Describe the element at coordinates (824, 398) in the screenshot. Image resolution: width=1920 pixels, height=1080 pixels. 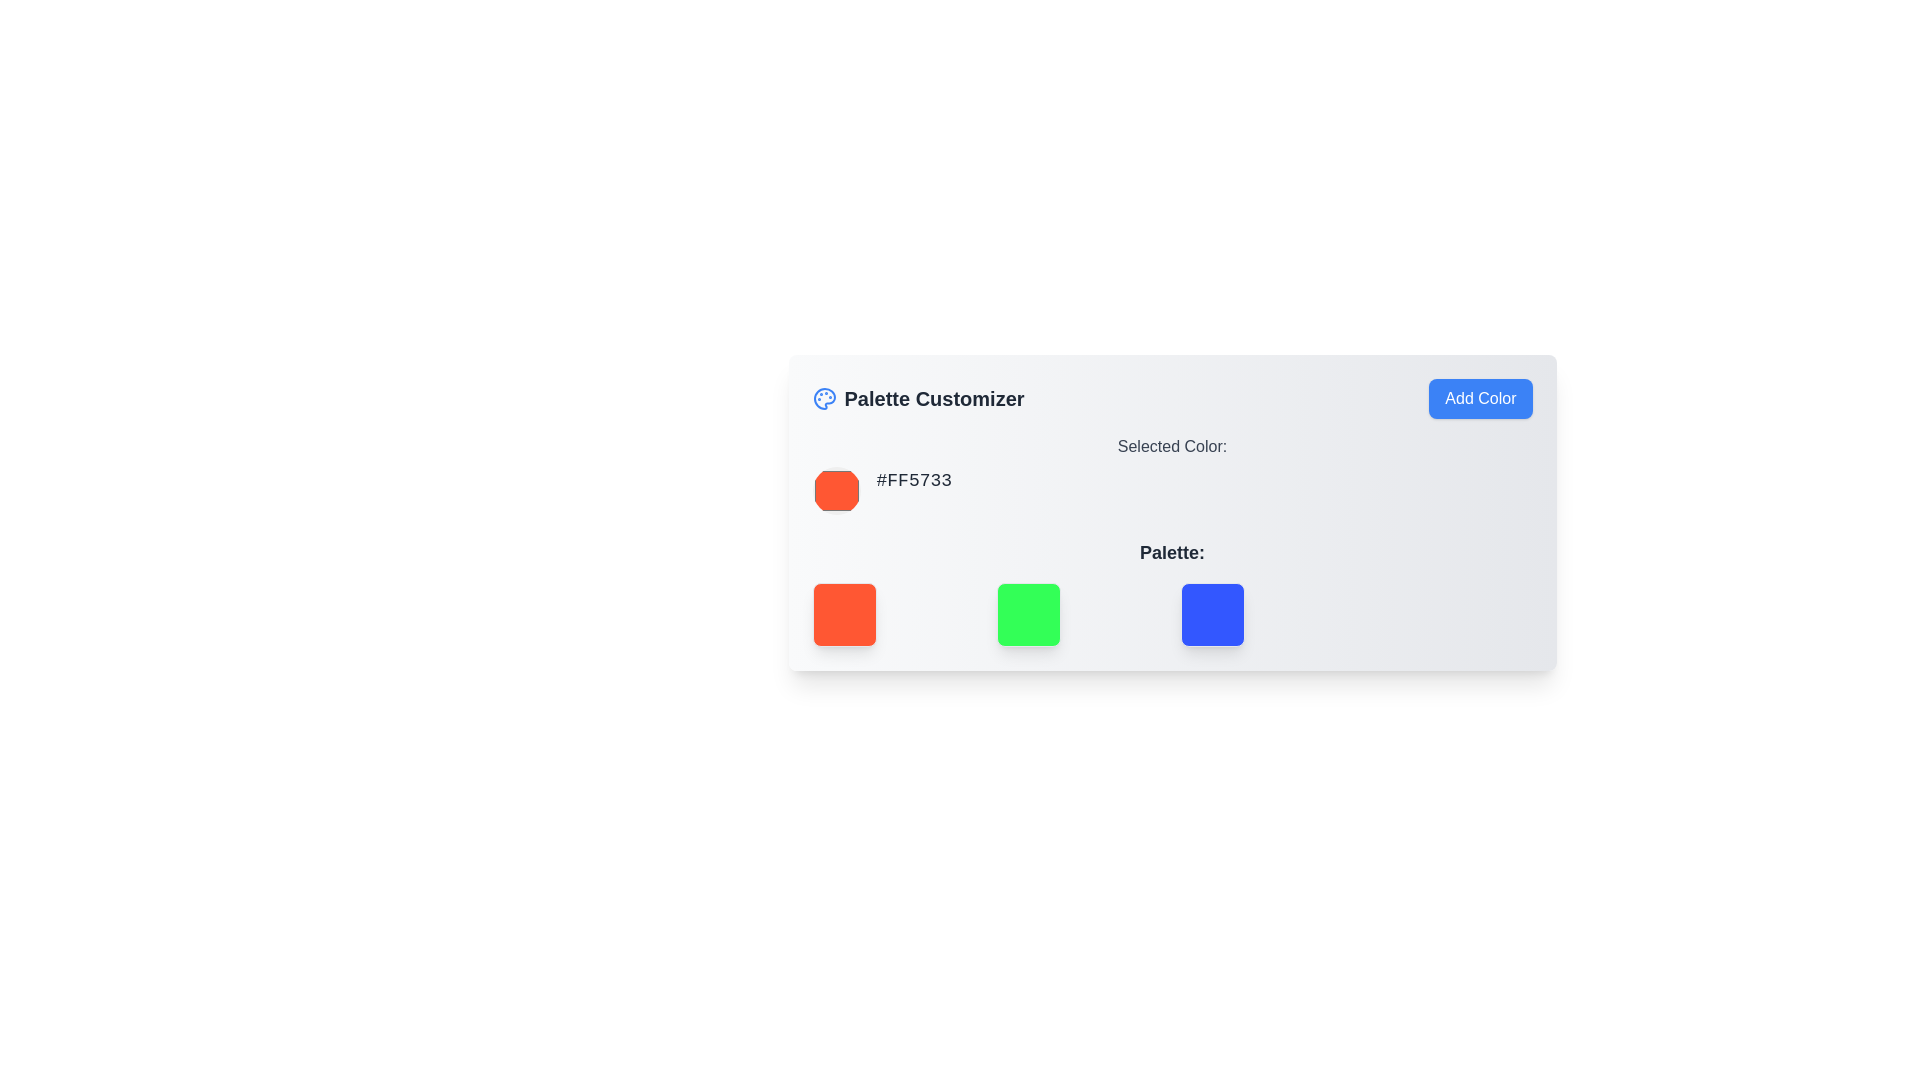
I see `the circular blue palette icon with small circular dots, which is positioned to the left of the 'Palette Customizer' text` at that location.